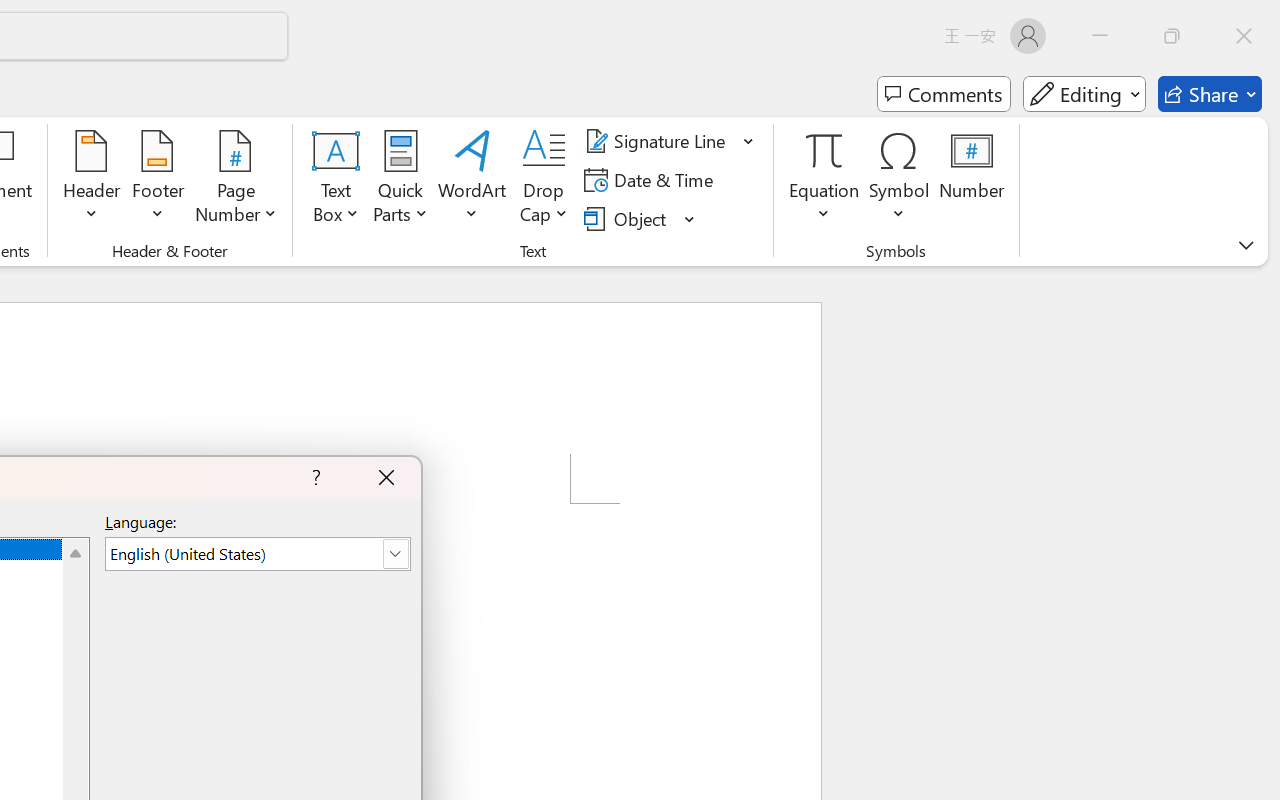 The image size is (1280, 800). I want to click on 'Drop Cap', so click(544, 179).